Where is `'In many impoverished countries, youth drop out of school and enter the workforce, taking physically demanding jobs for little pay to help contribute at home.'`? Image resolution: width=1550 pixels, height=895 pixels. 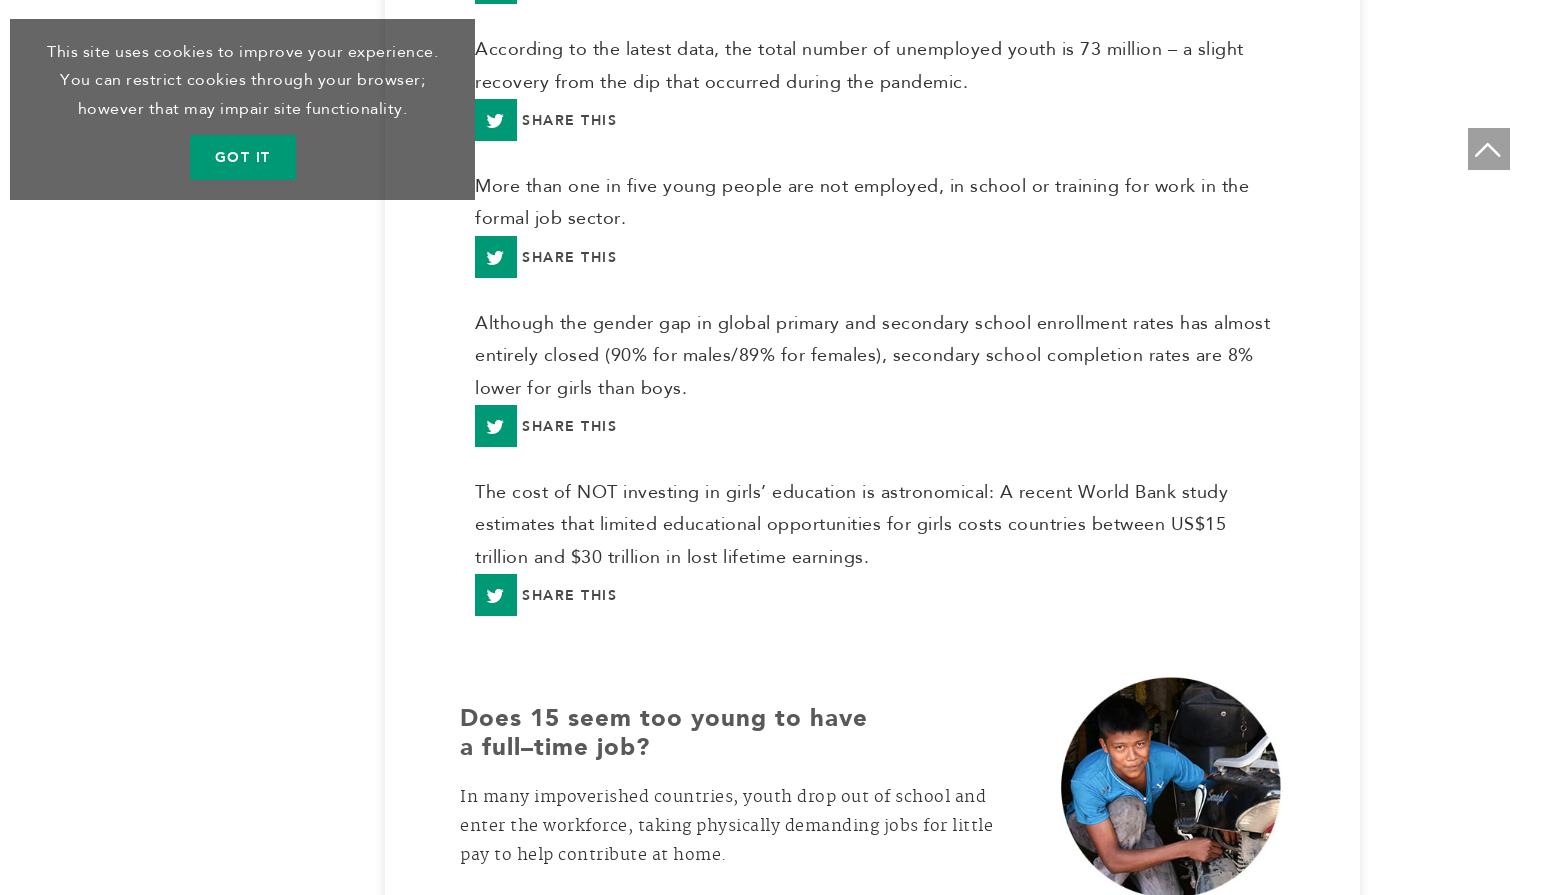 'In many impoverished countries, youth drop out of school and enter the workforce, taking physically demanding jobs for little pay to help contribute at home.' is located at coordinates (726, 833).